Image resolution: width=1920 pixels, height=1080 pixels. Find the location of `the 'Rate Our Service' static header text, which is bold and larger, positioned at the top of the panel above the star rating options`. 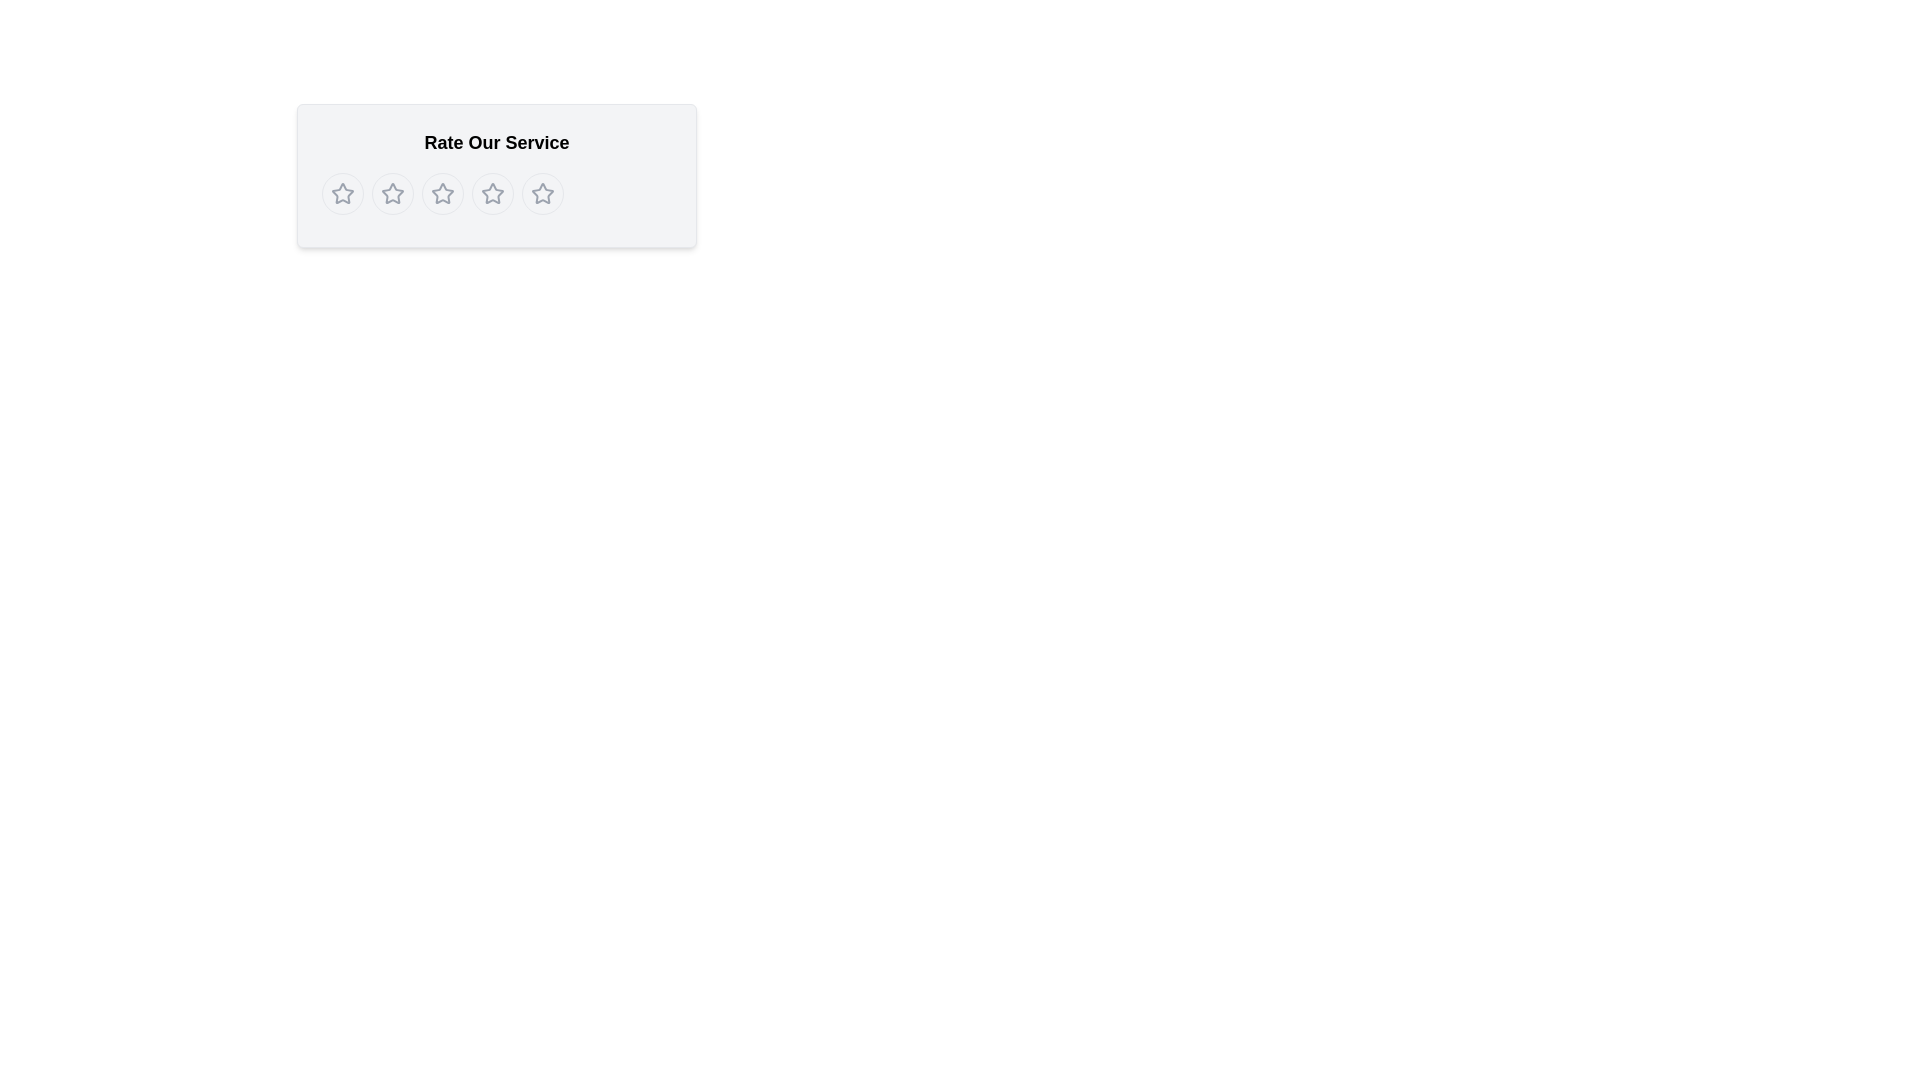

the 'Rate Our Service' static header text, which is bold and larger, positioned at the top of the panel above the star rating options is located at coordinates (497, 141).